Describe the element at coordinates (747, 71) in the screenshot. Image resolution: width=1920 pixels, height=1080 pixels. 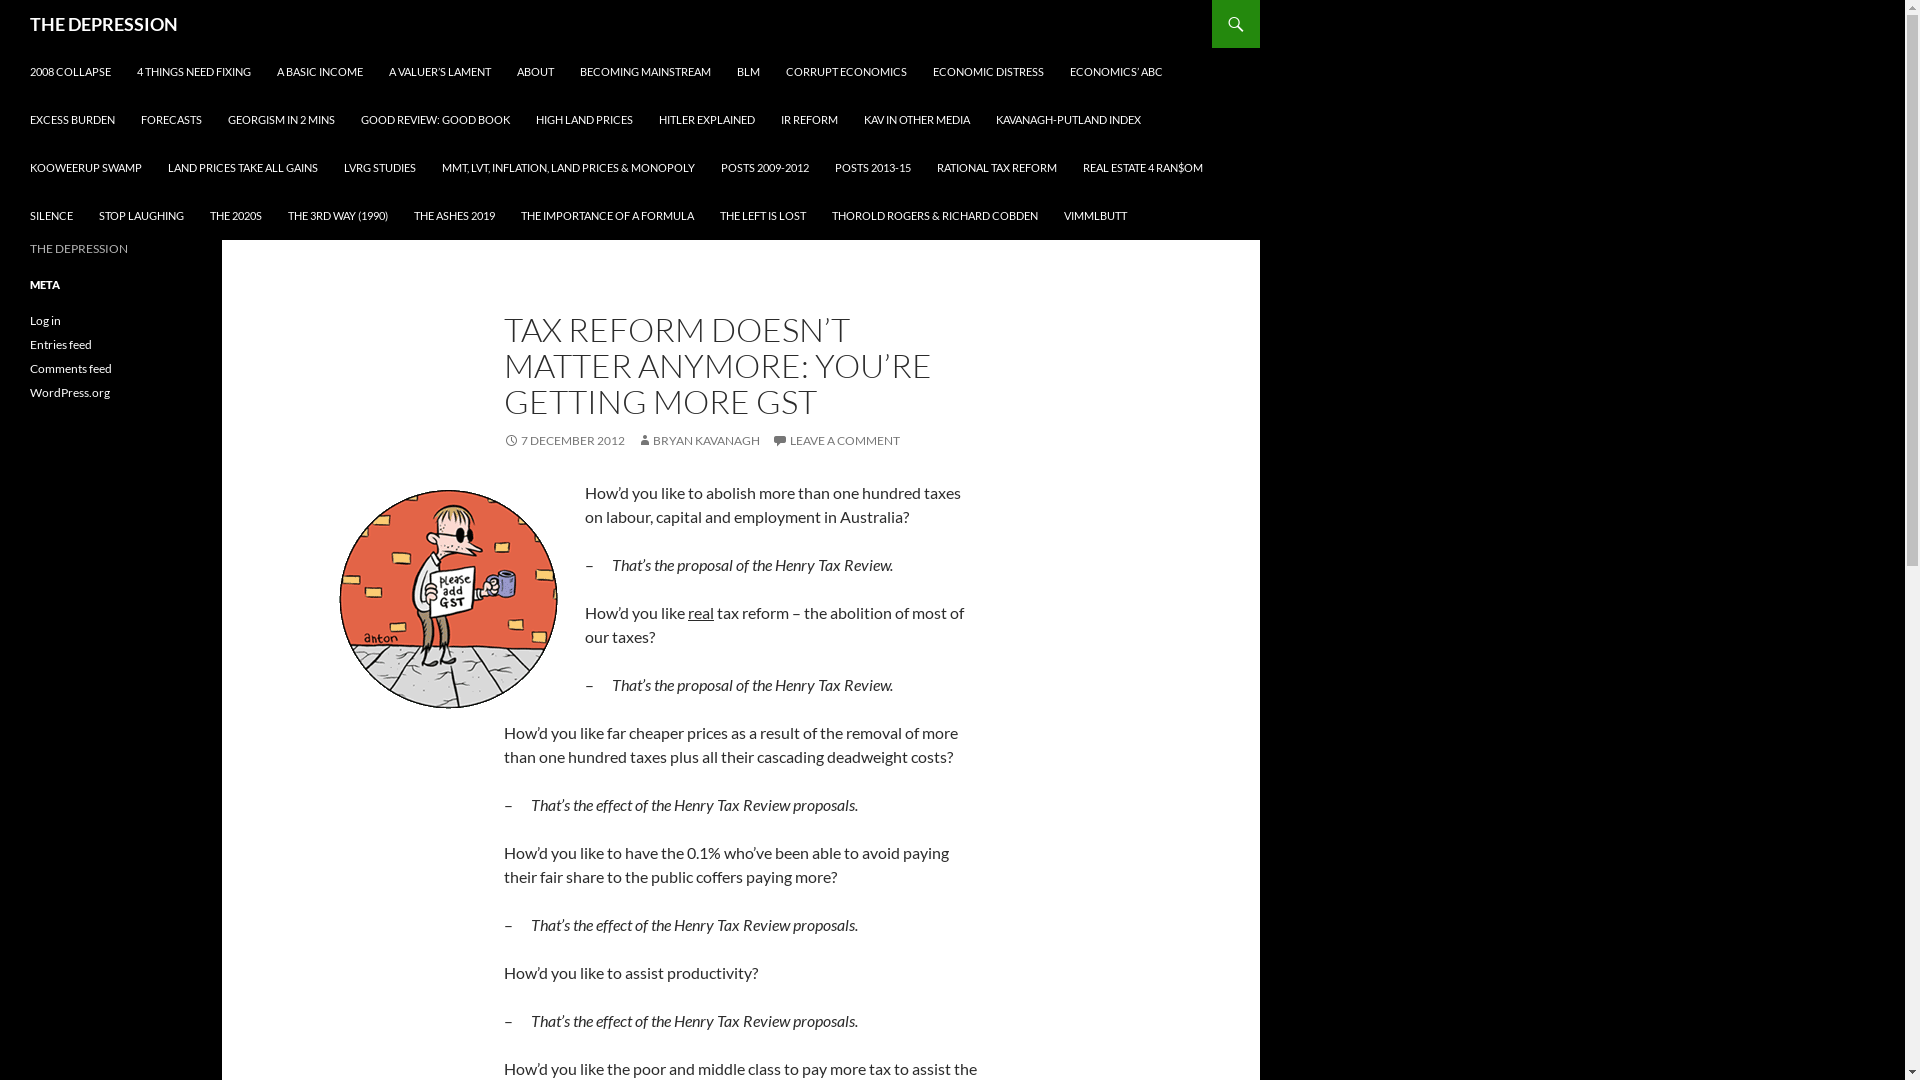
I see `'BLM'` at that location.